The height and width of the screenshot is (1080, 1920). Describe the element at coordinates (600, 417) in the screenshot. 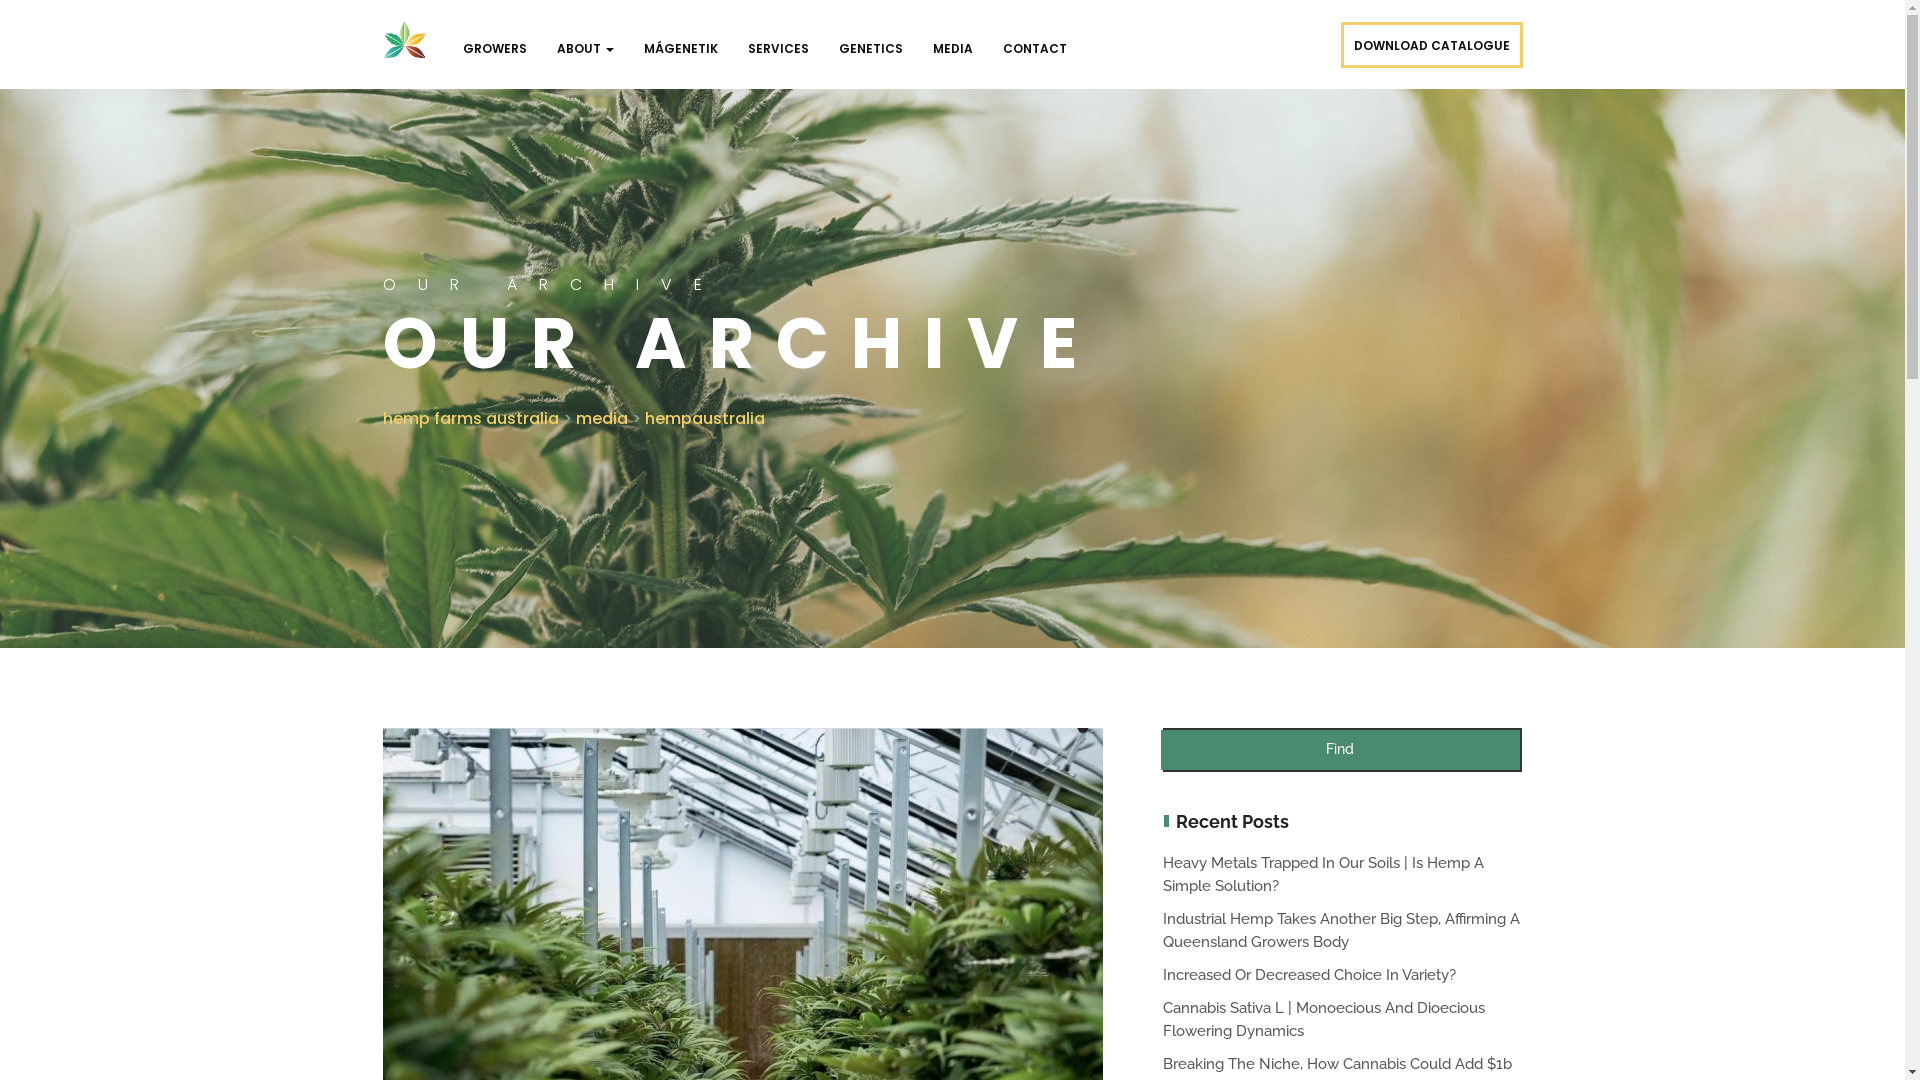

I see `'media'` at that location.